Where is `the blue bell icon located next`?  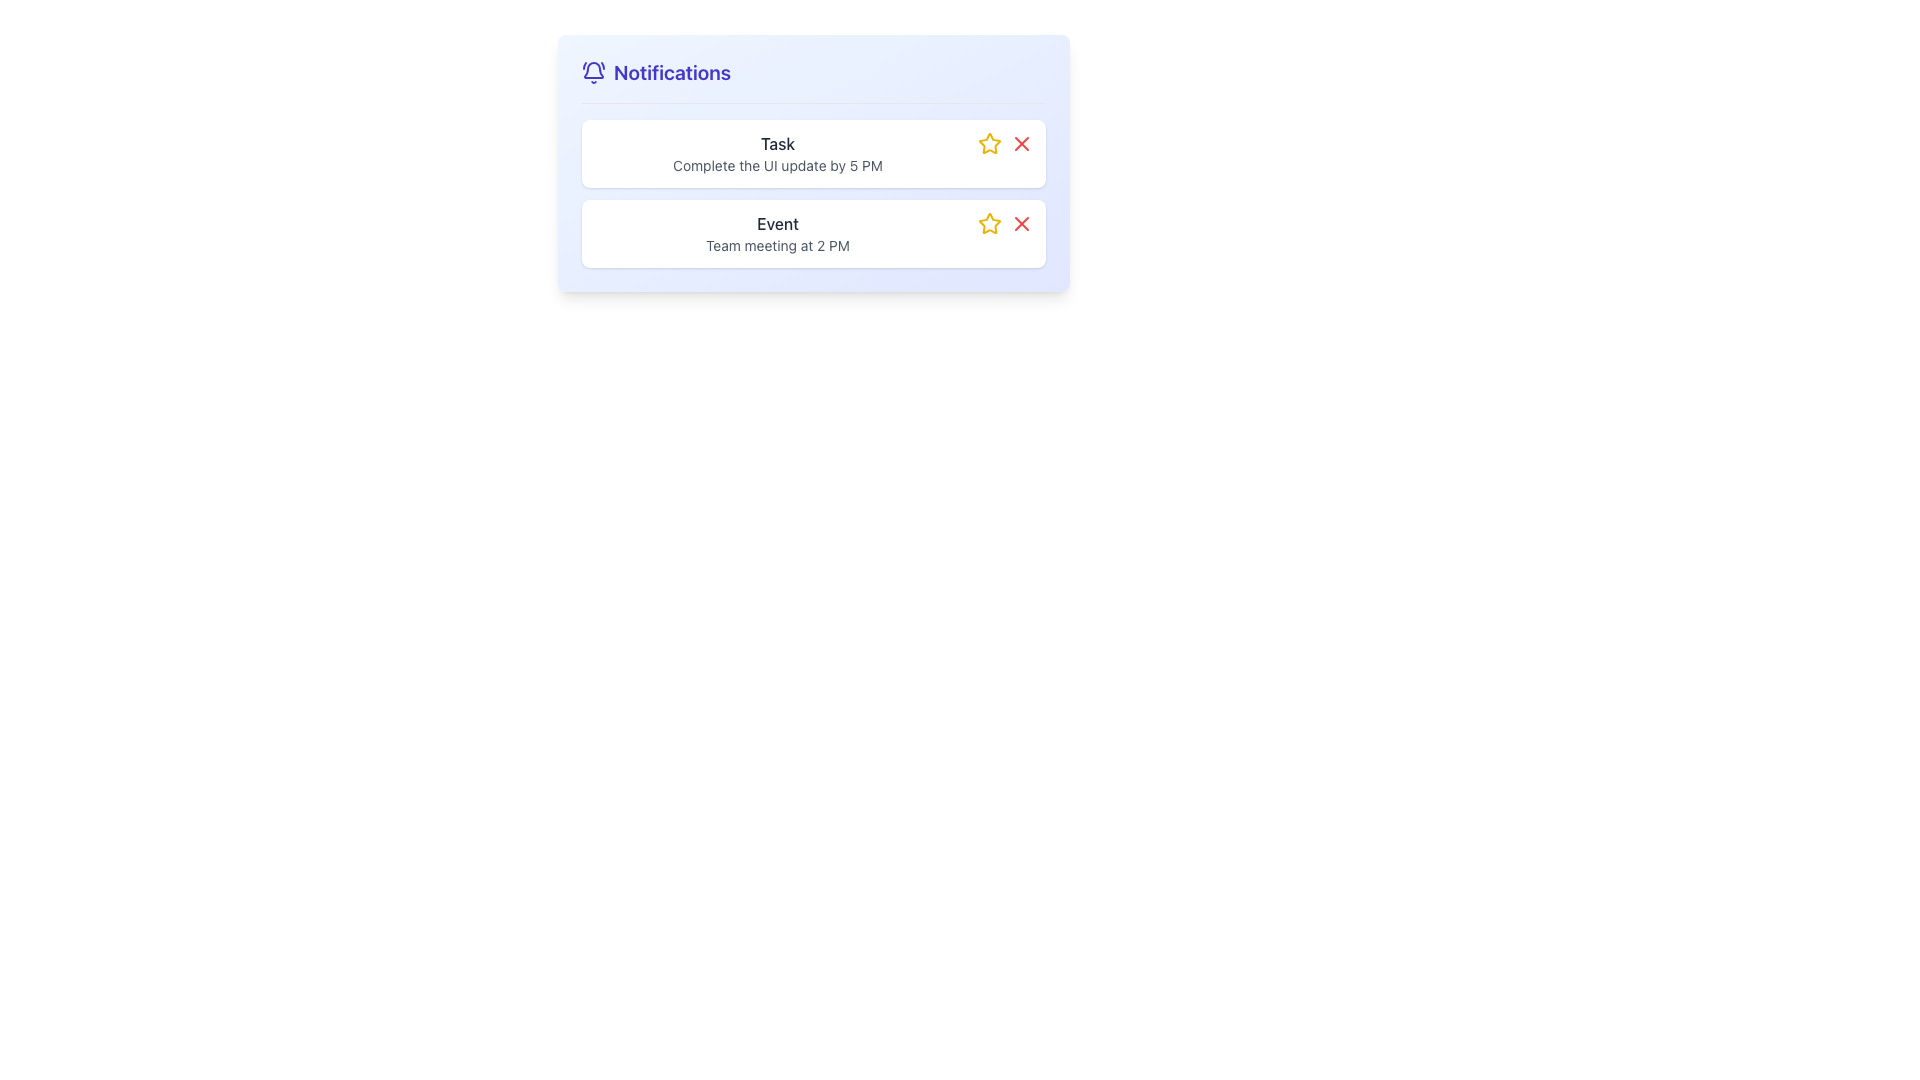 the blue bell icon located next is located at coordinates (593, 72).